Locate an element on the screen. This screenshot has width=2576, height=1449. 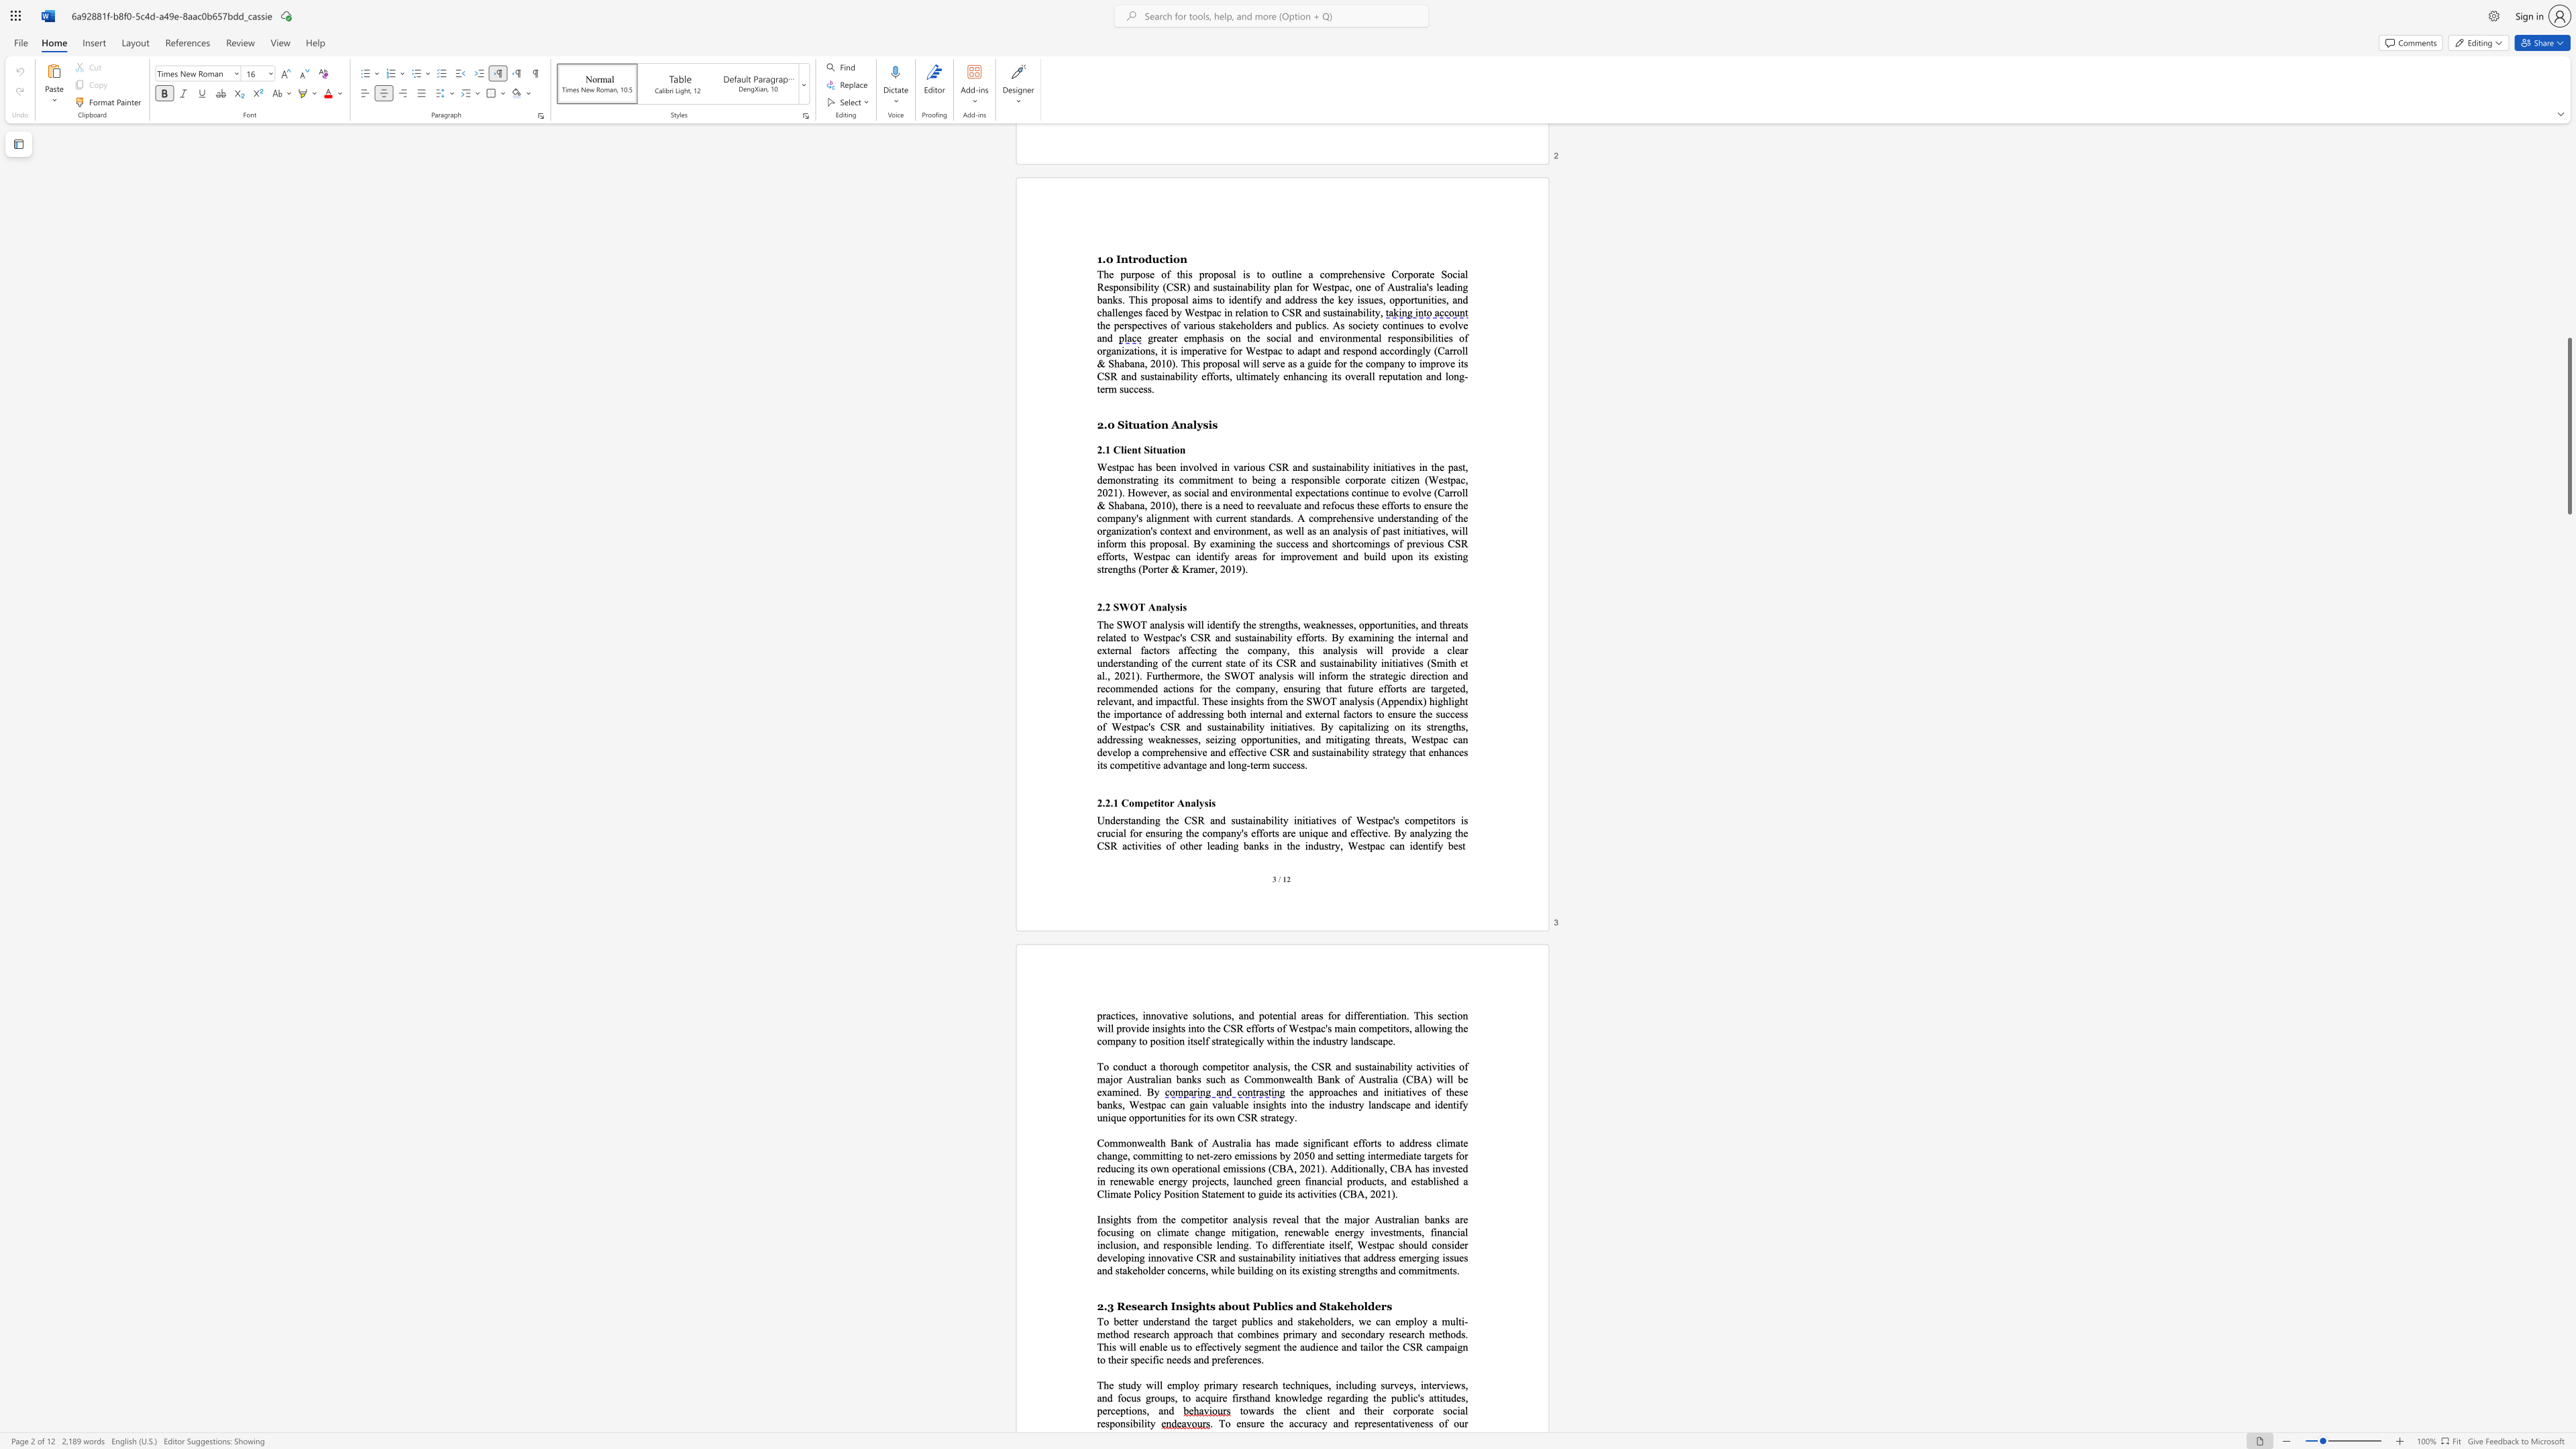
the subset text "rveys, interviews, and focus gr" within the text "The study will employ primary research techniques, including surveys, interviews, and focus groups, to" is located at coordinates (1389, 1384).